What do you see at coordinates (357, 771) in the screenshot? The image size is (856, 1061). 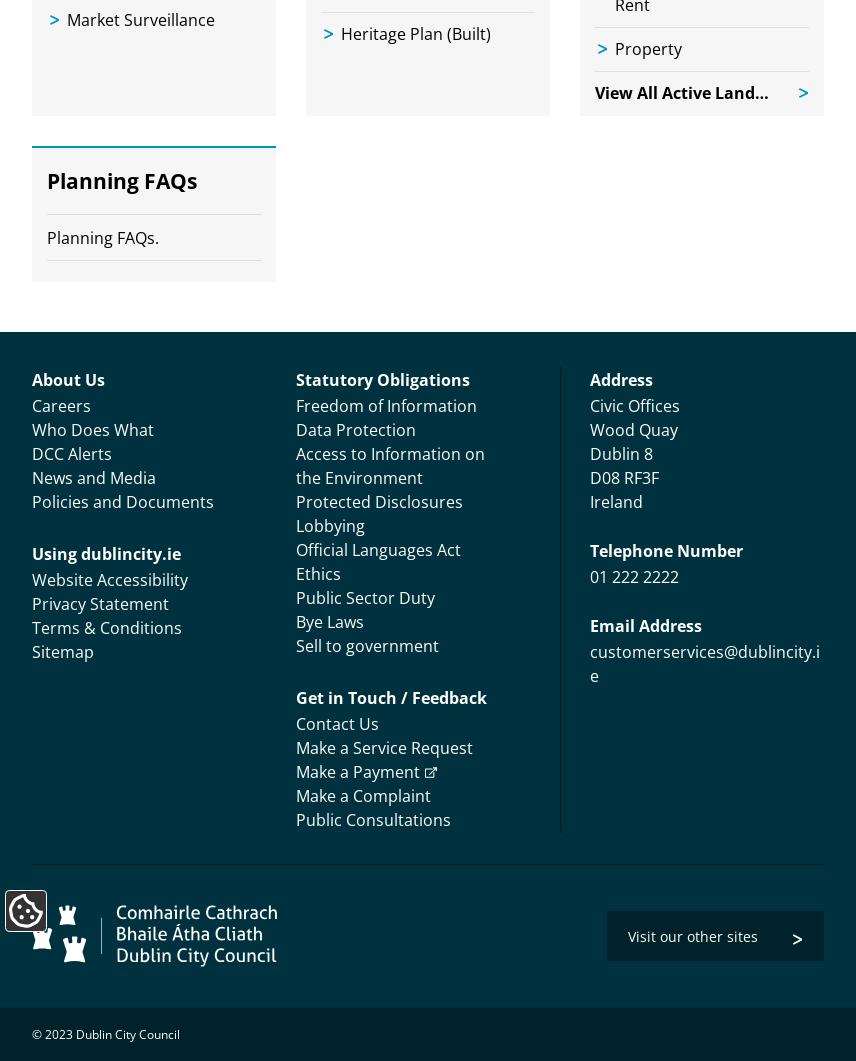 I see `'Make a Payment'` at bounding box center [357, 771].